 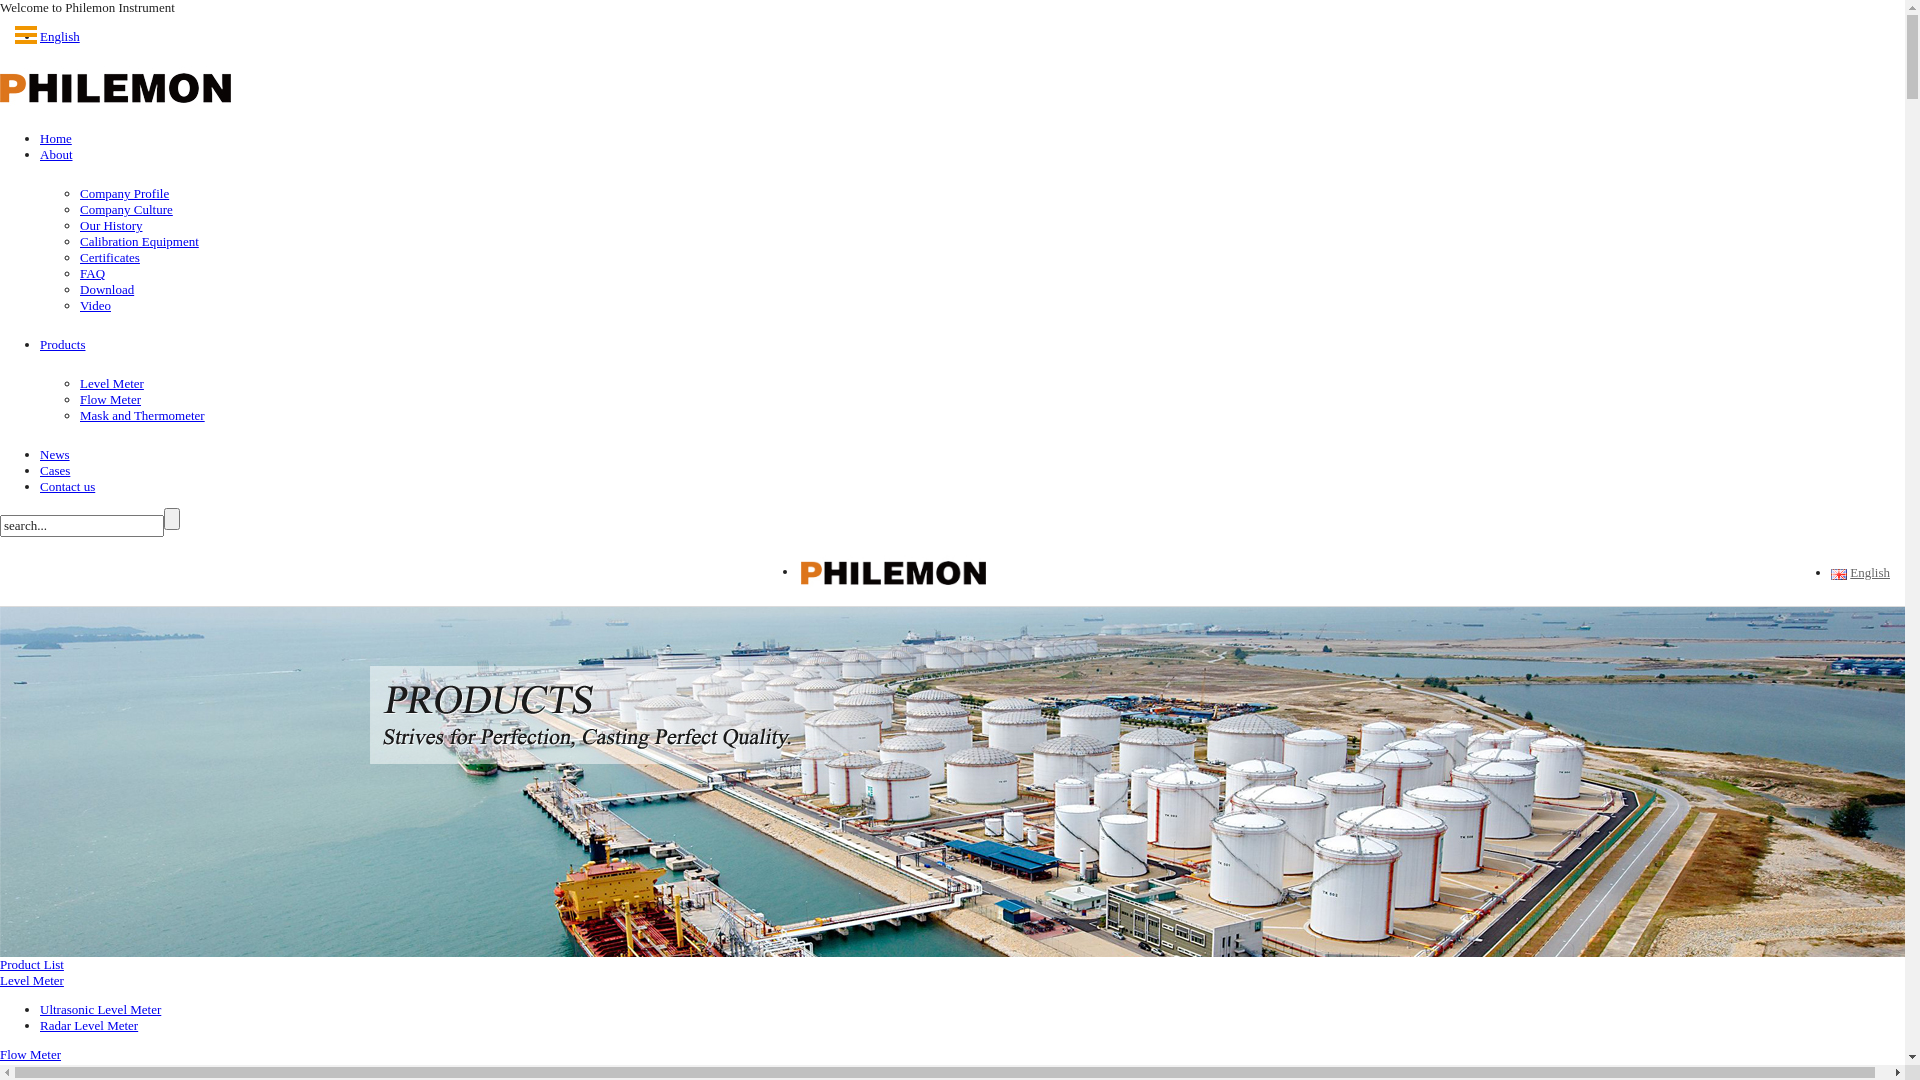 What do you see at coordinates (138, 240) in the screenshot?
I see `'Calibration Equipment'` at bounding box center [138, 240].